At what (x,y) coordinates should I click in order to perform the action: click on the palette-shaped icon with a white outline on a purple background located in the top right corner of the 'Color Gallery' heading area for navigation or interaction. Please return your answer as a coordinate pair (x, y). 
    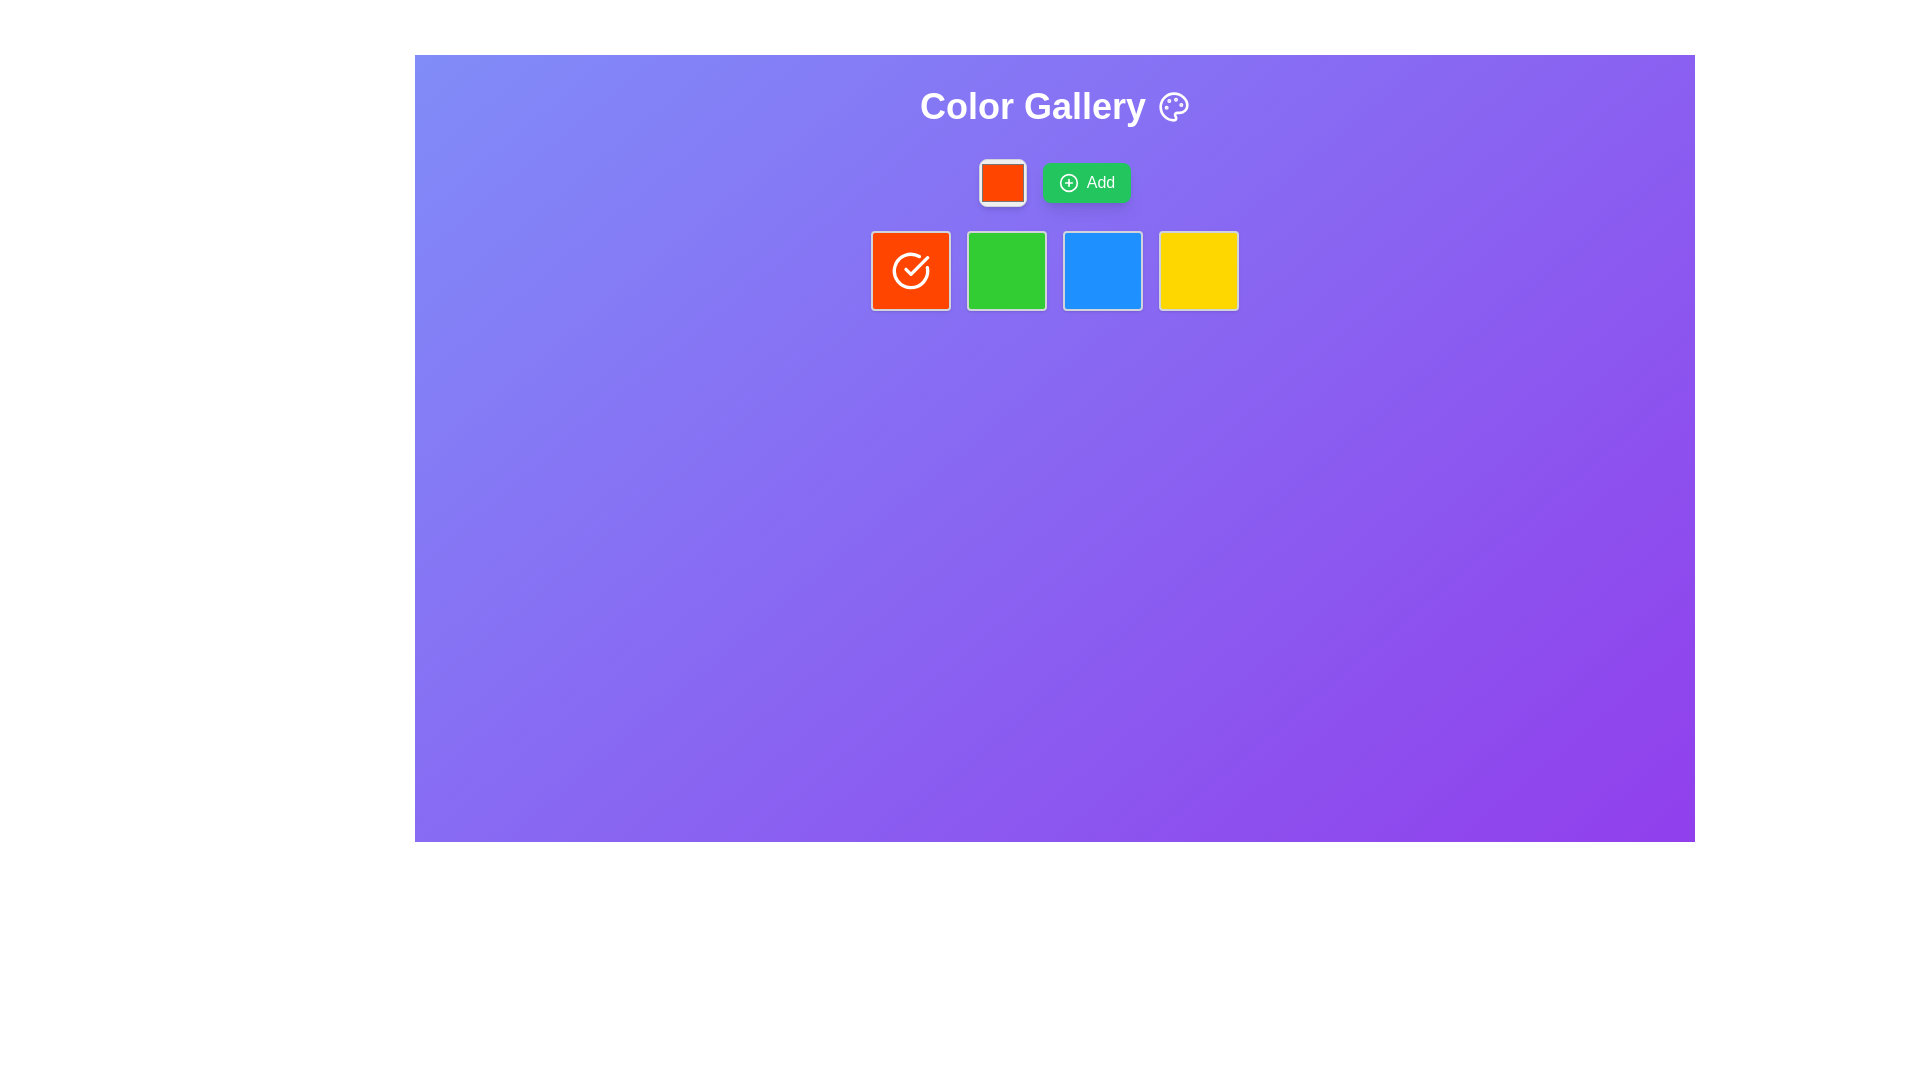
    Looking at the image, I should click on (1174, 107).